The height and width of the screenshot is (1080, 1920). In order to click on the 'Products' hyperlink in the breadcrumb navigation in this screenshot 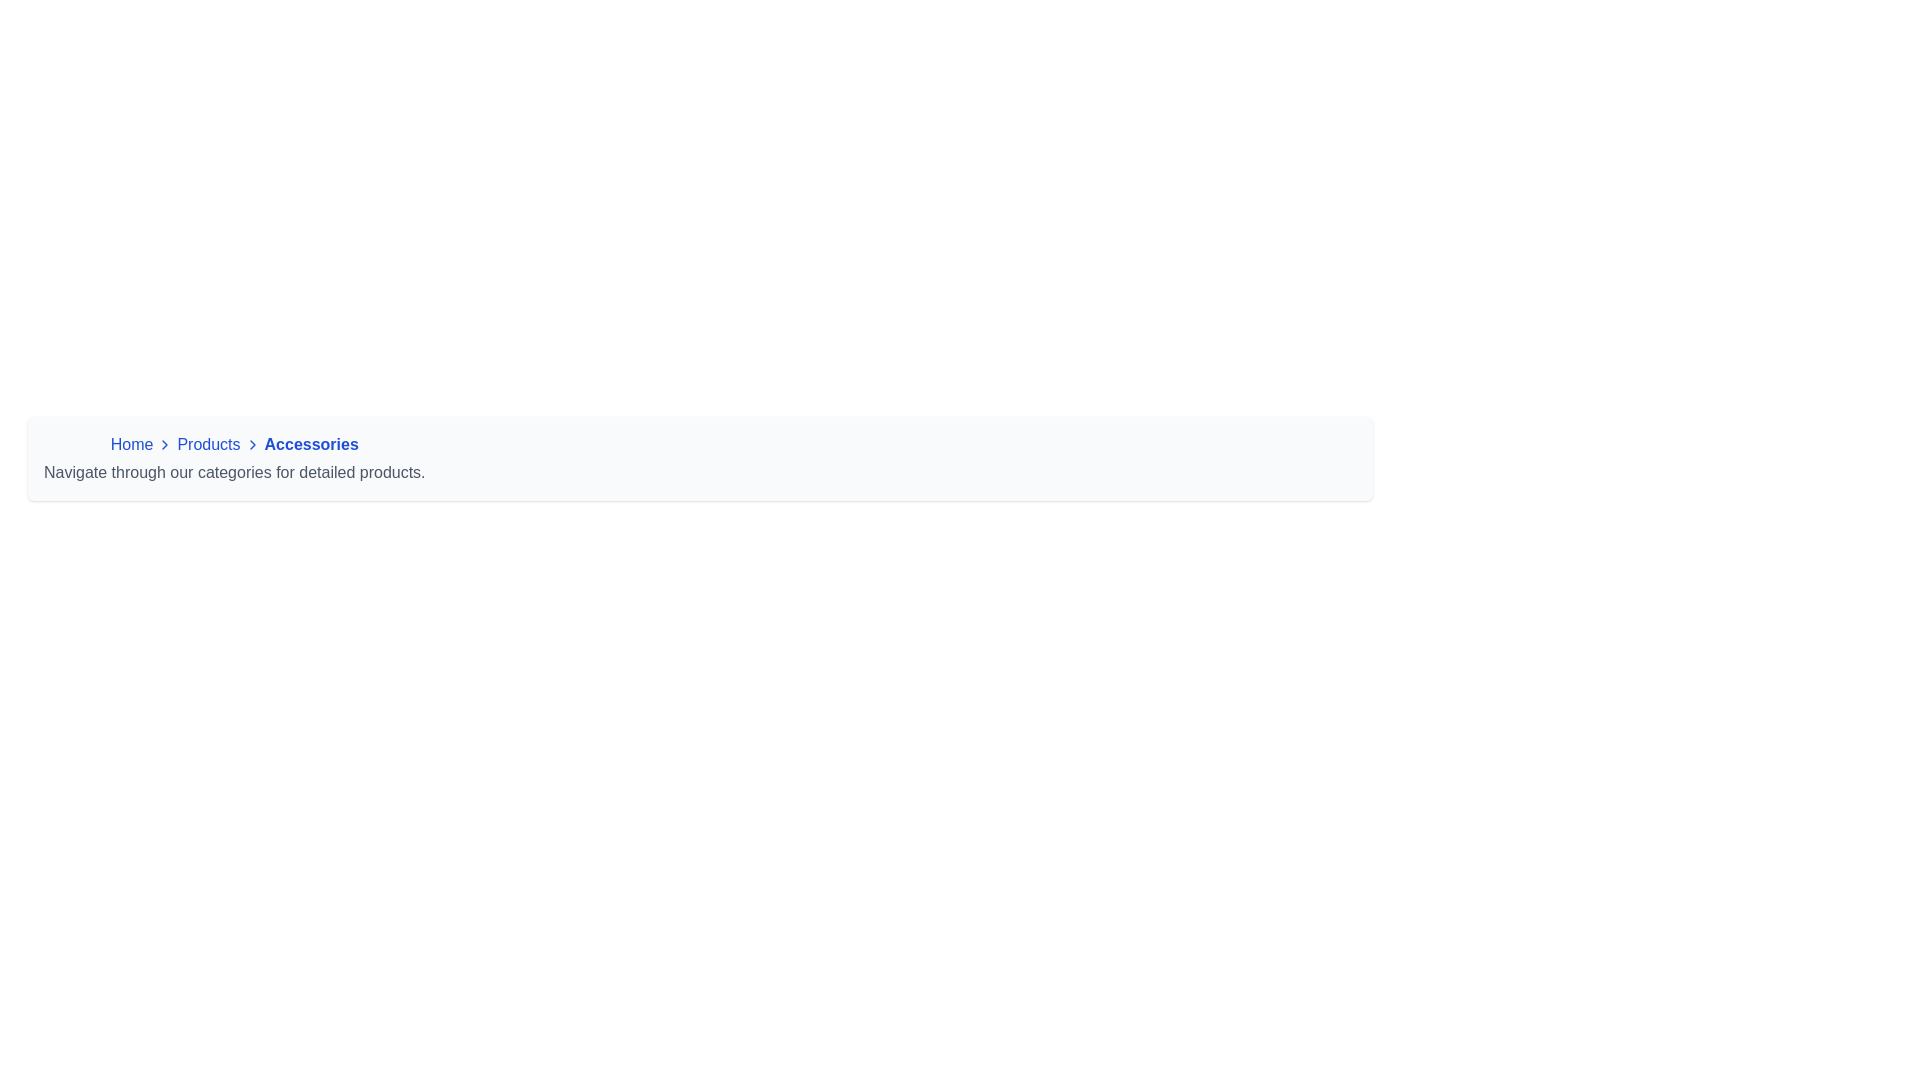, I will do `click(208, 443)`.